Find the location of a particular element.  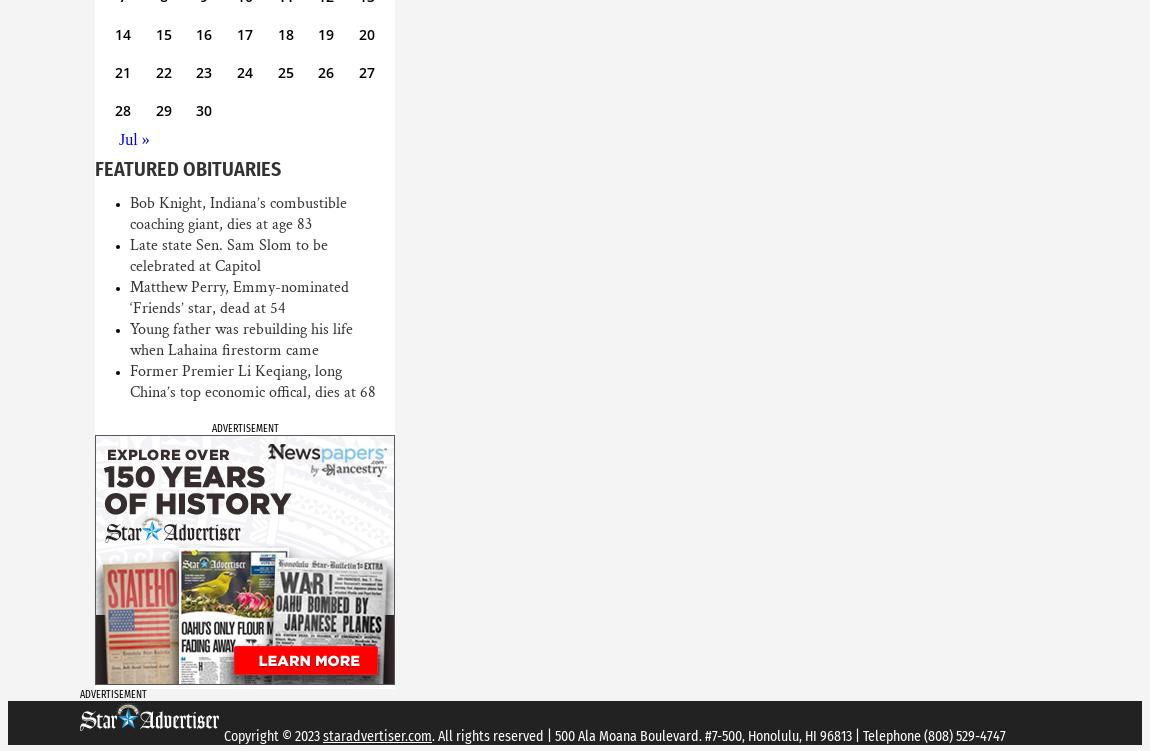

'24' is located at coordinates (243, 72).